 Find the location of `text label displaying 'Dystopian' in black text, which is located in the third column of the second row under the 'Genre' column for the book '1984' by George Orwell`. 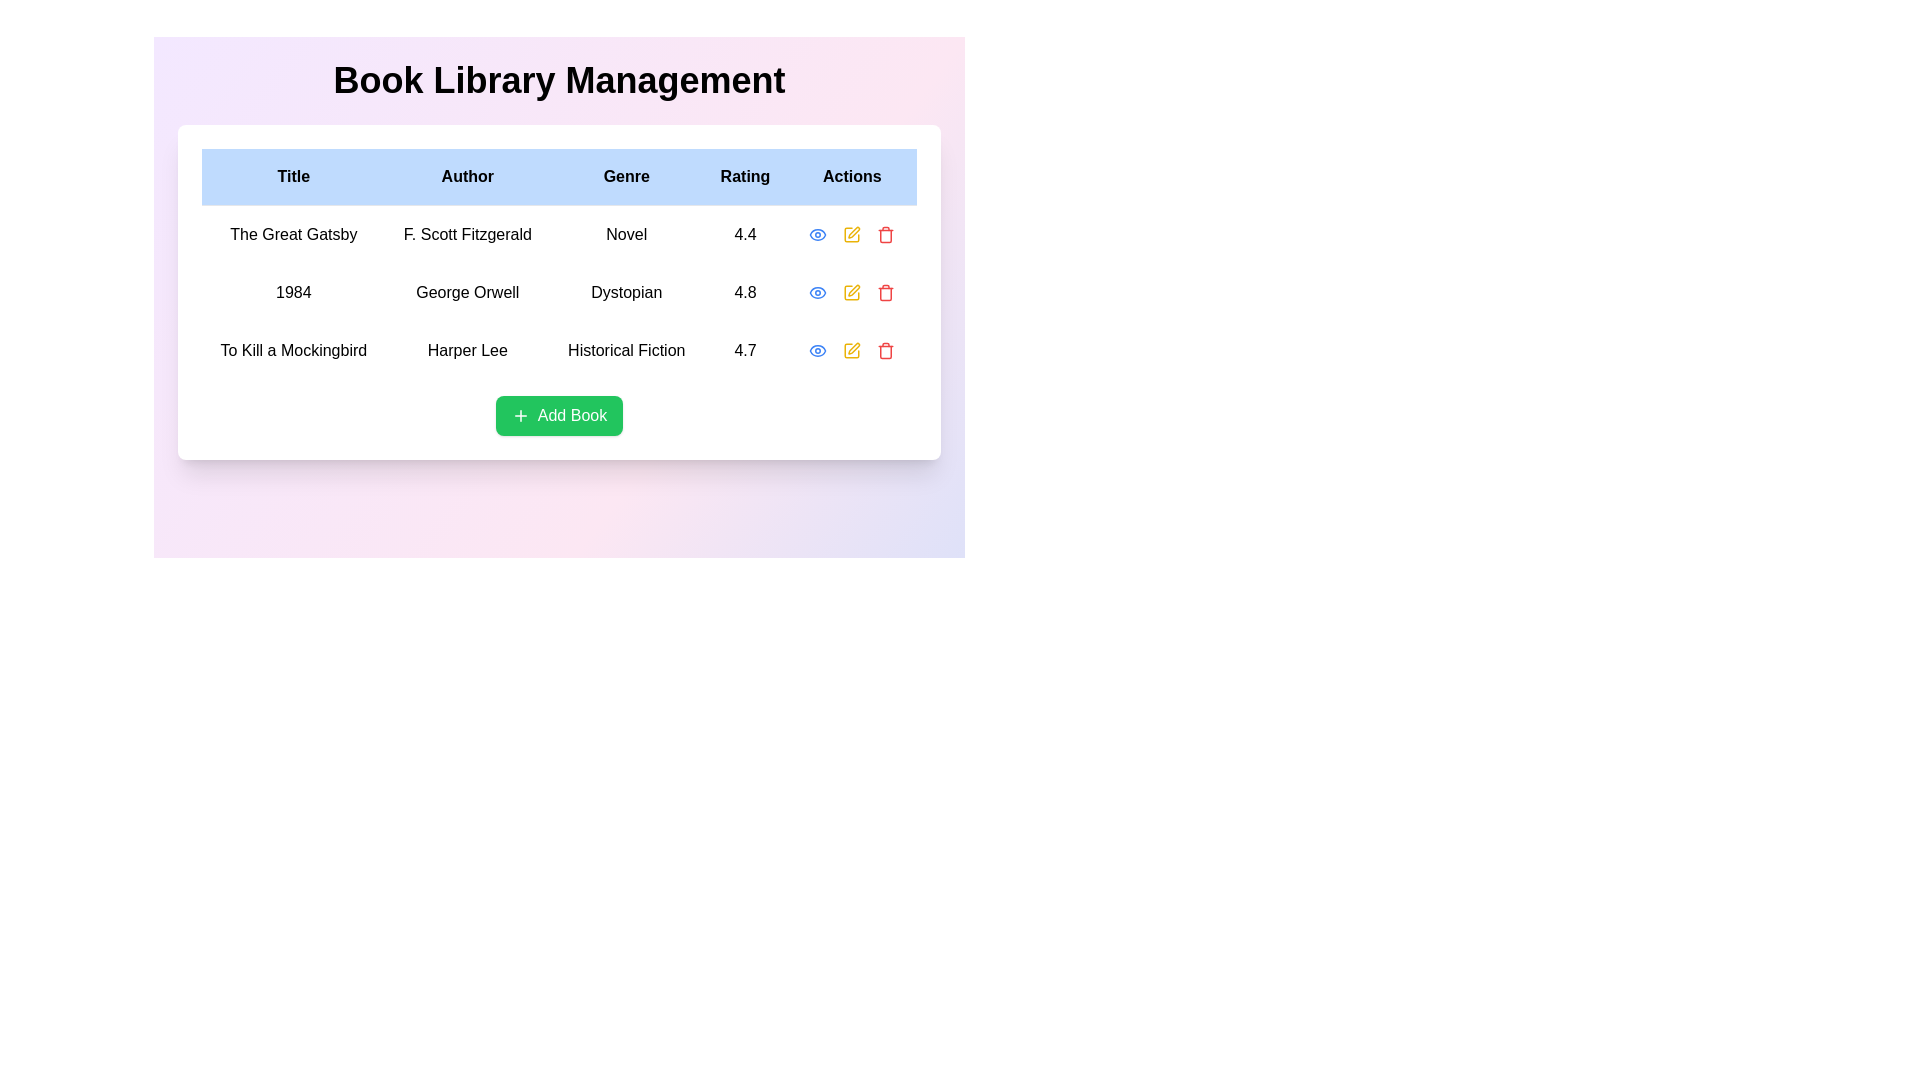

text label displaying 'Dystopian' in black text, which is located in the third column of the second row under the 'Genre' column for the book '1984' by George Orwell is located at coordinates (625, 293).